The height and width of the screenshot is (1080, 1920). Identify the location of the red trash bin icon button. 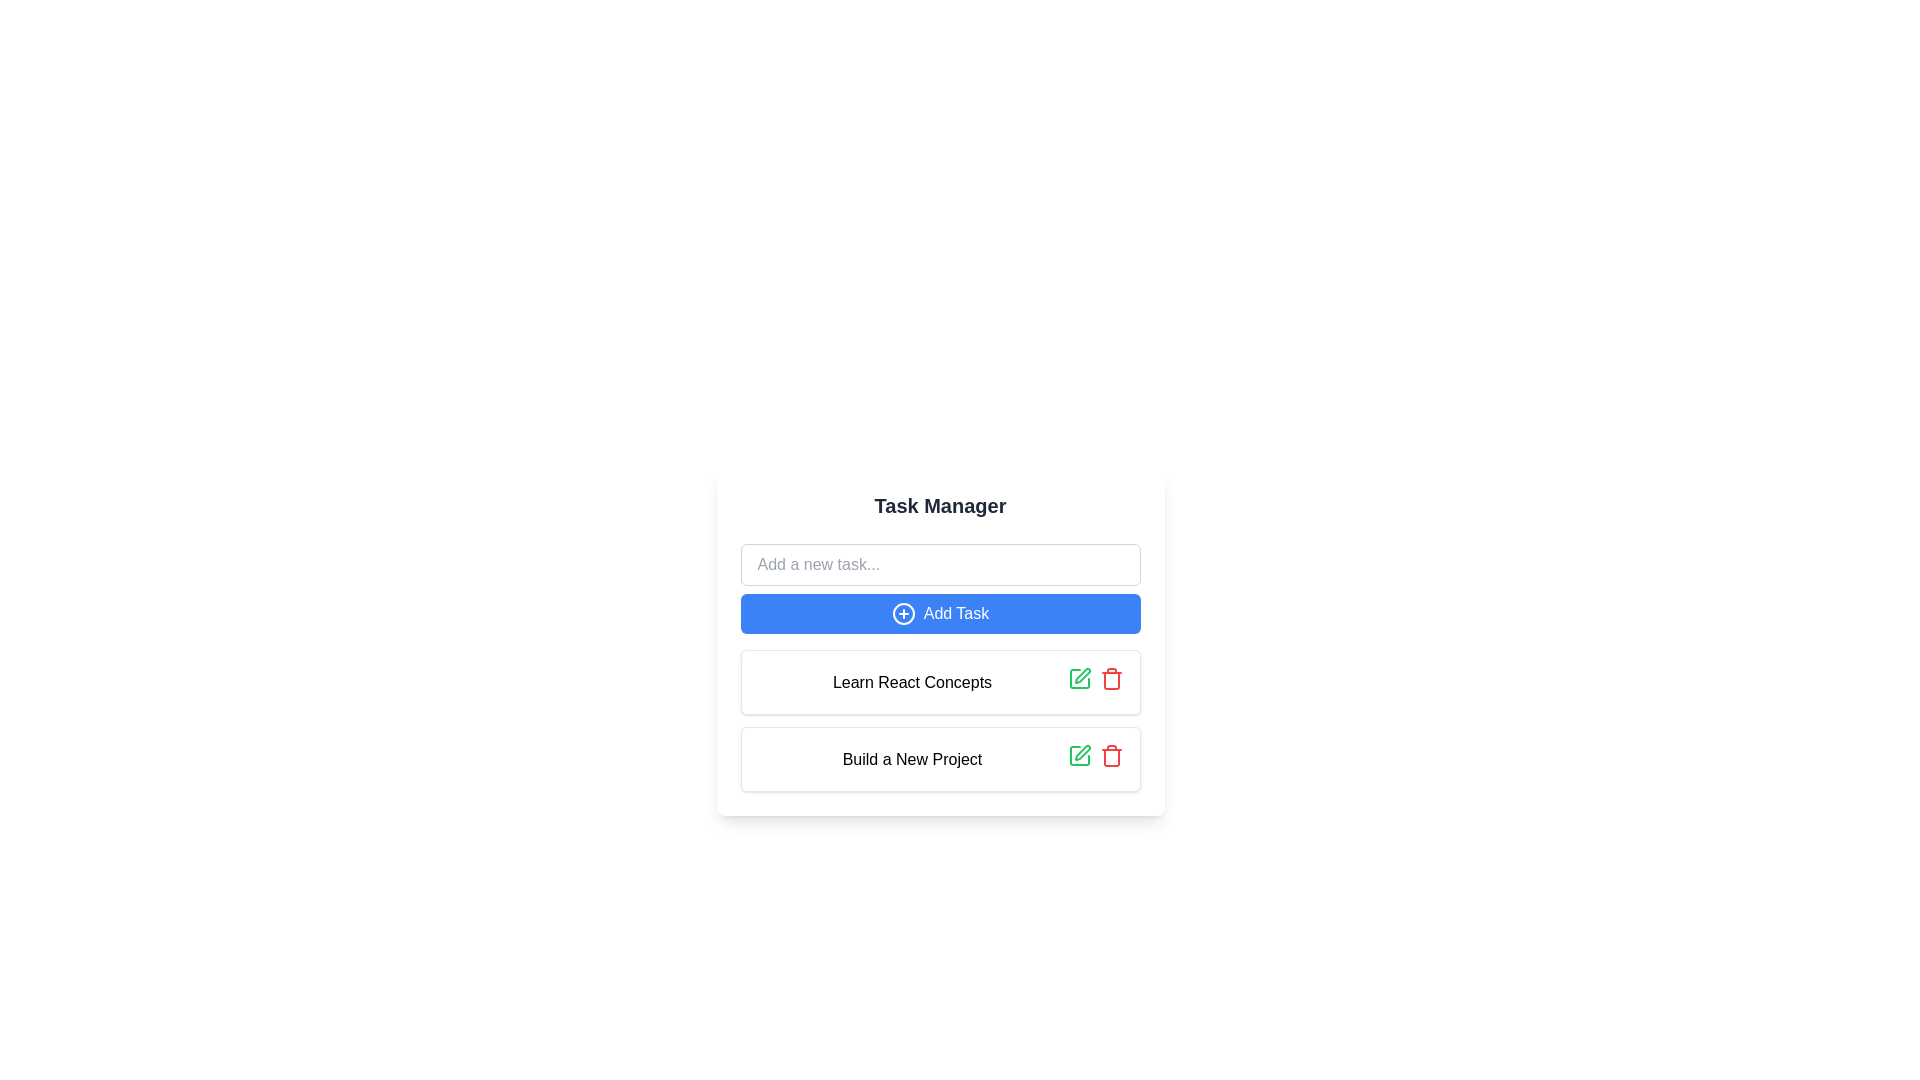
(1110, 756).